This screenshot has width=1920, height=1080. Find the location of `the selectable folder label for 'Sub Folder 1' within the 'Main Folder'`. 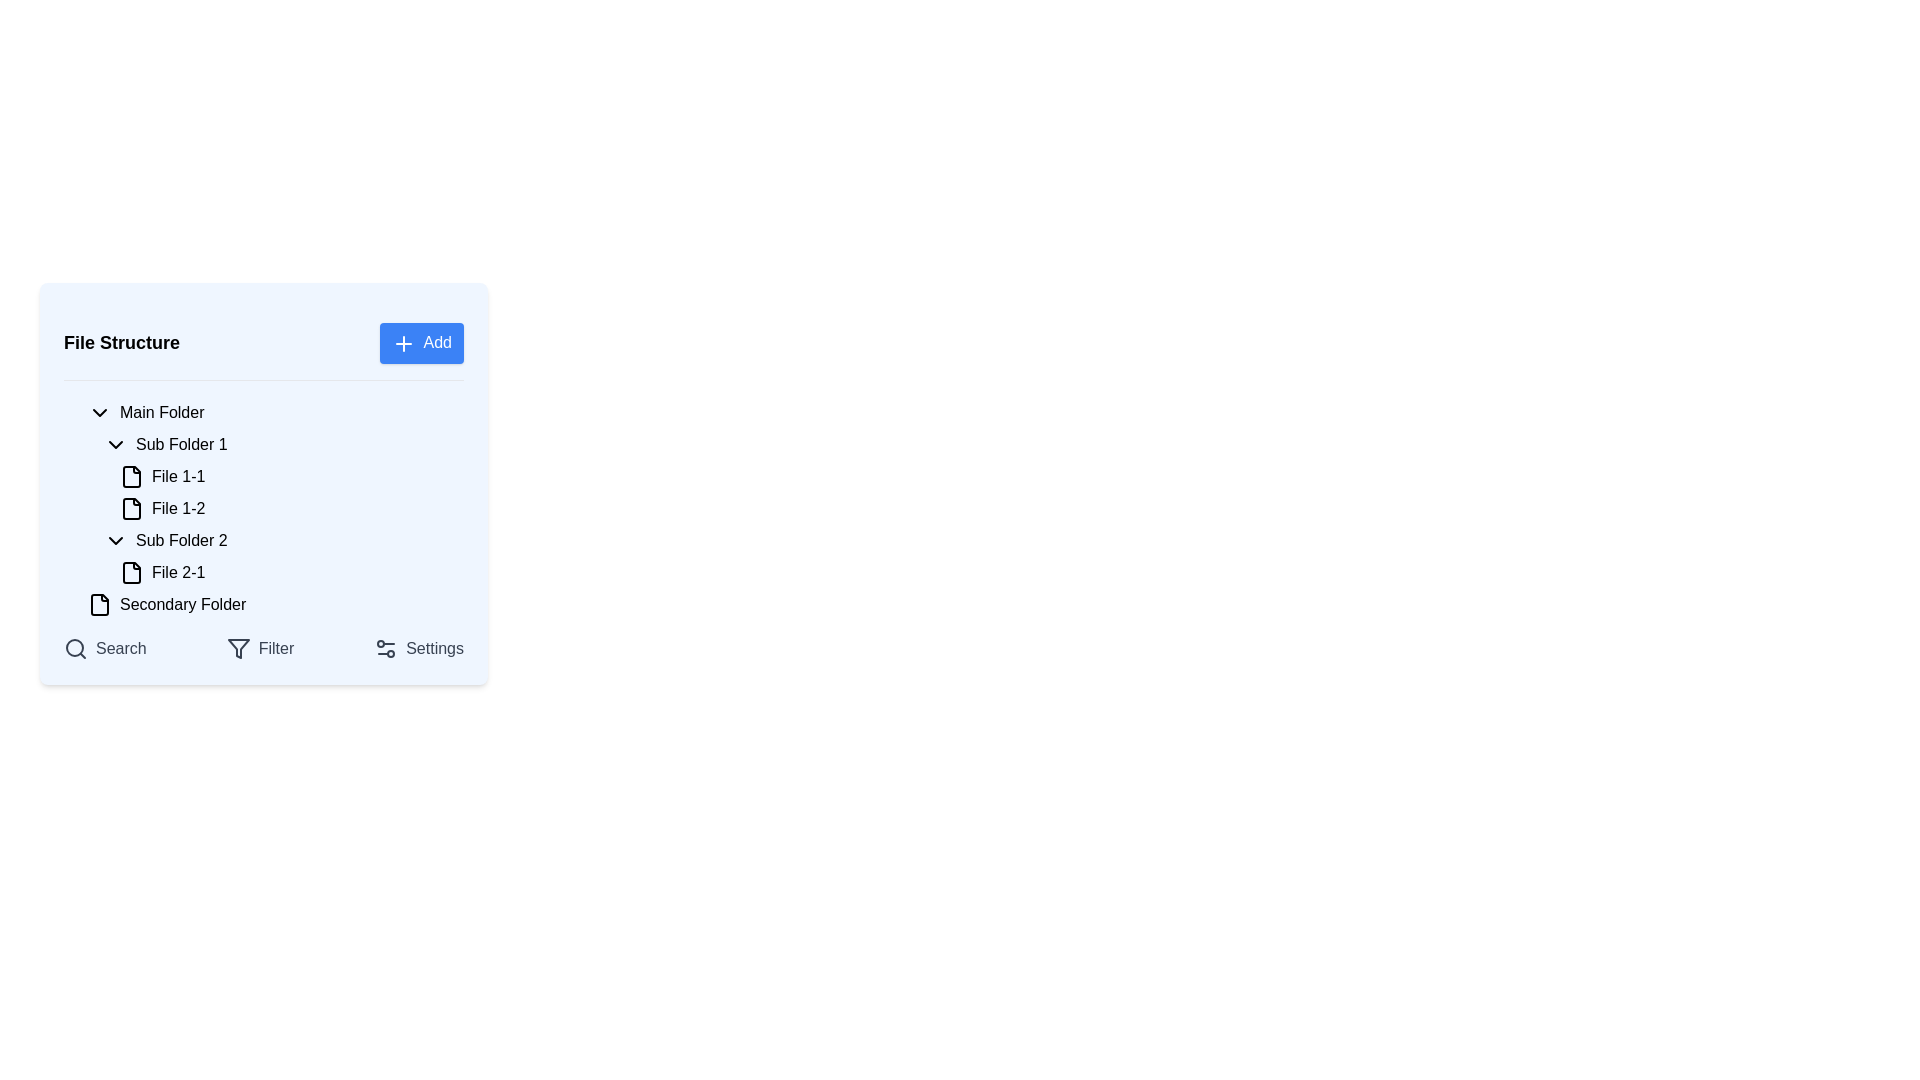

the selectable folder label for 'Sub Folder 1' within the 'Main Folder' is located at coordinates (181, 443).